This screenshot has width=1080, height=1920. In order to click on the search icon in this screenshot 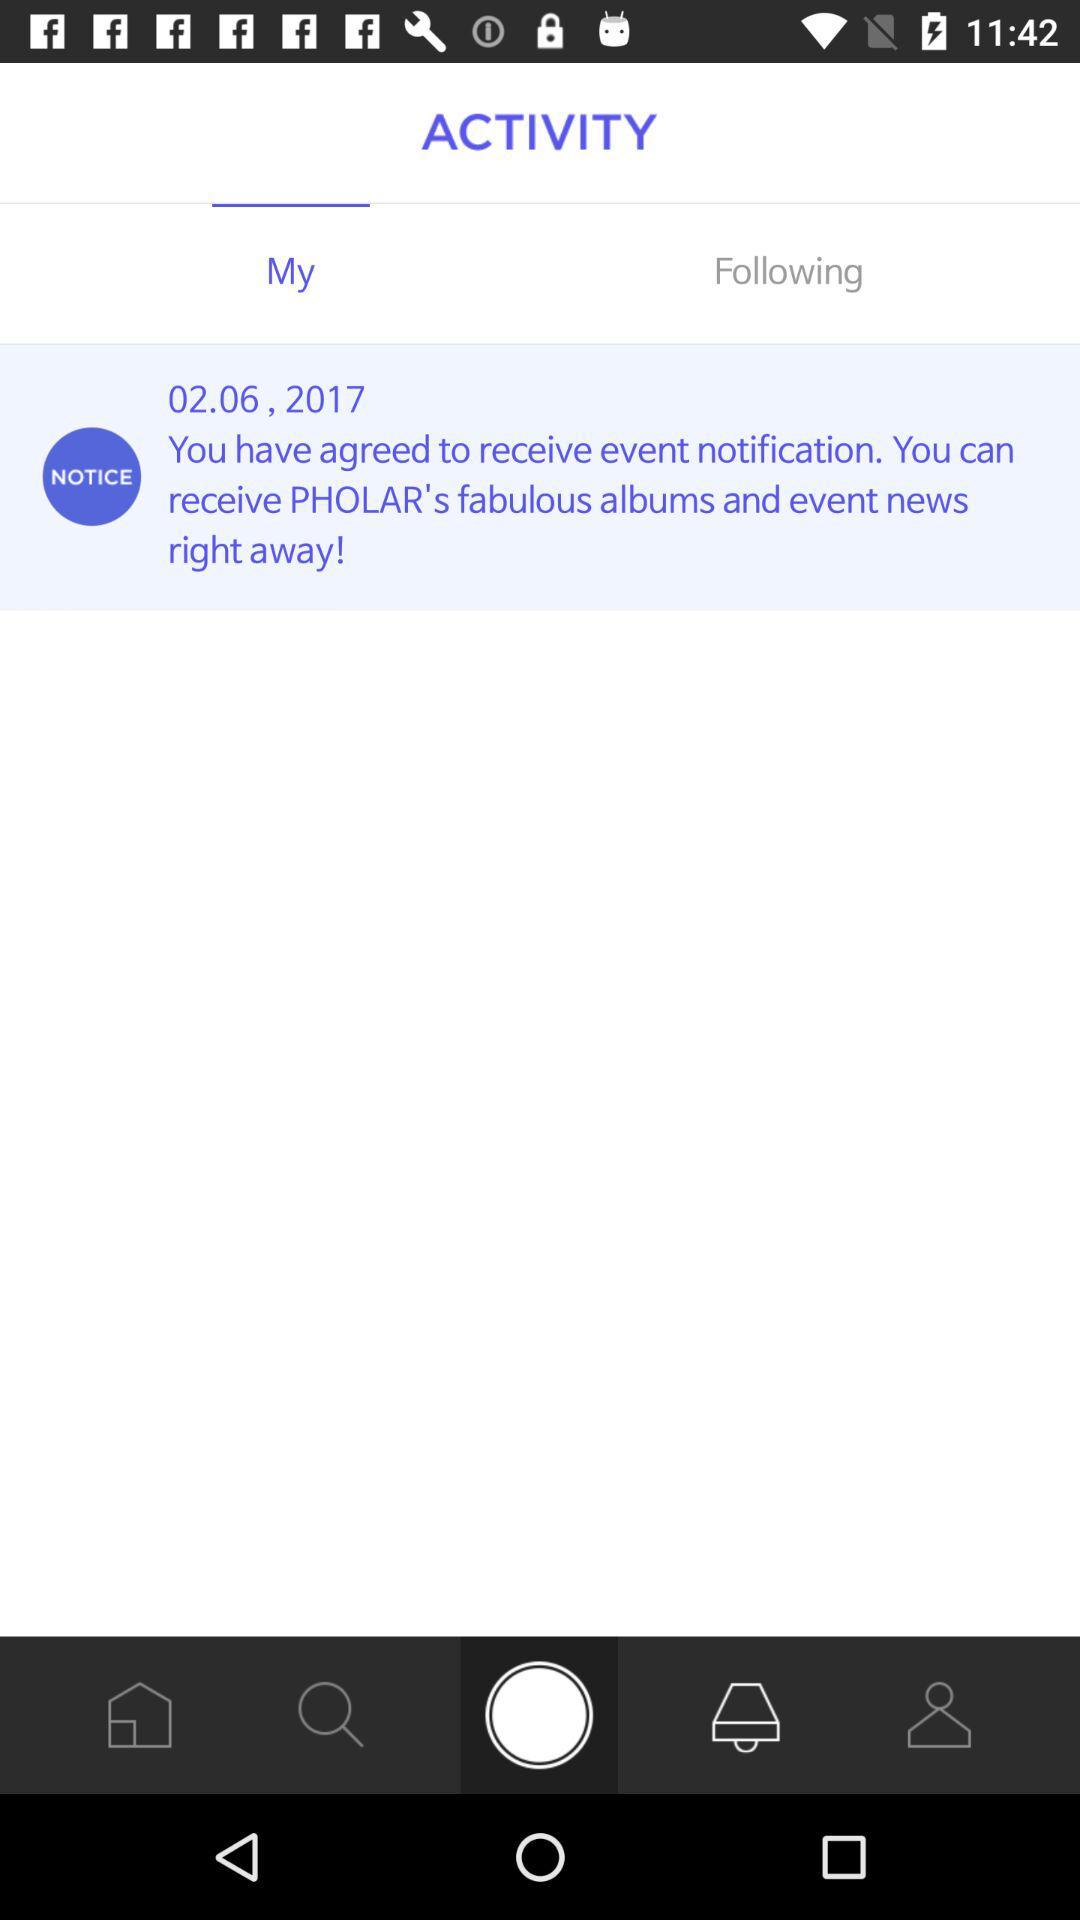, I will do `click(331, 1713)`.